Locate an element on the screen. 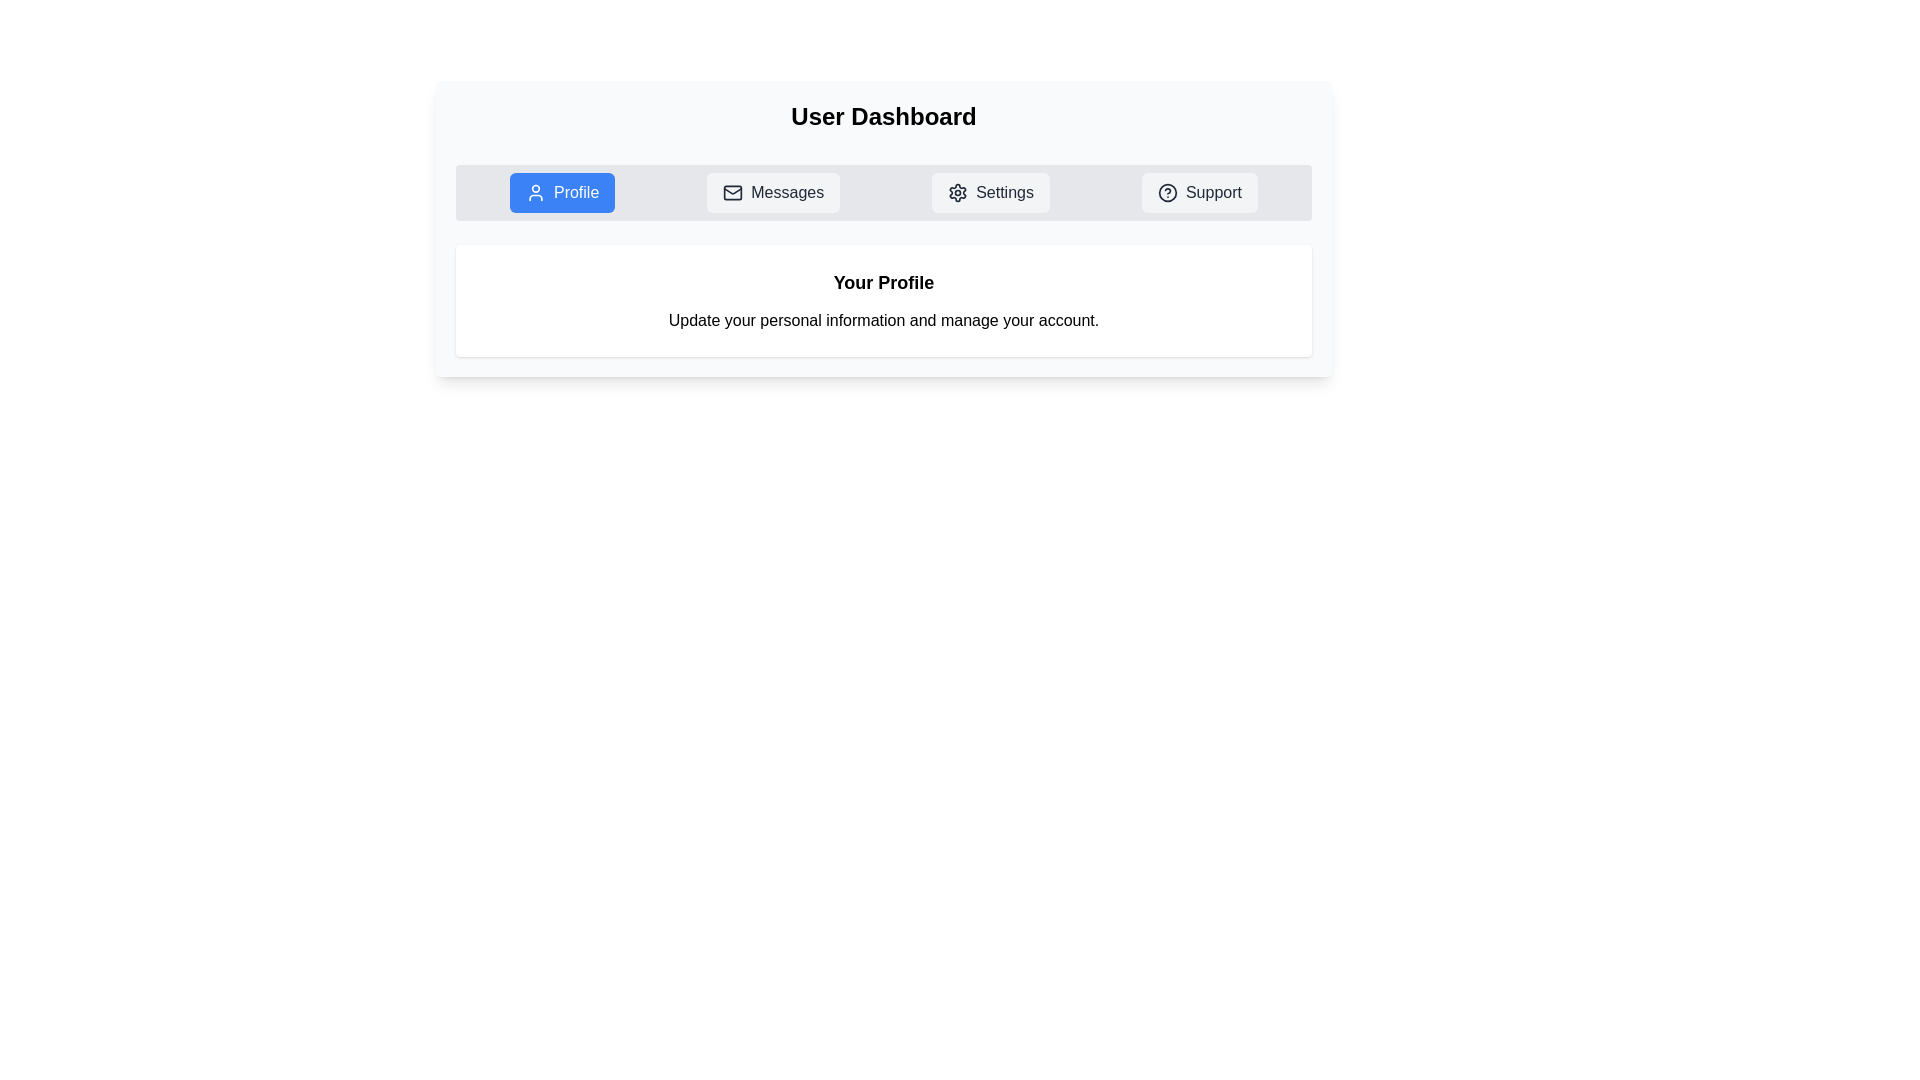  the 'Settings' button, which has a light gray background and a gear icon, located between the 'Messages' and 'Support' buttons is located at coordinates (991, 192).